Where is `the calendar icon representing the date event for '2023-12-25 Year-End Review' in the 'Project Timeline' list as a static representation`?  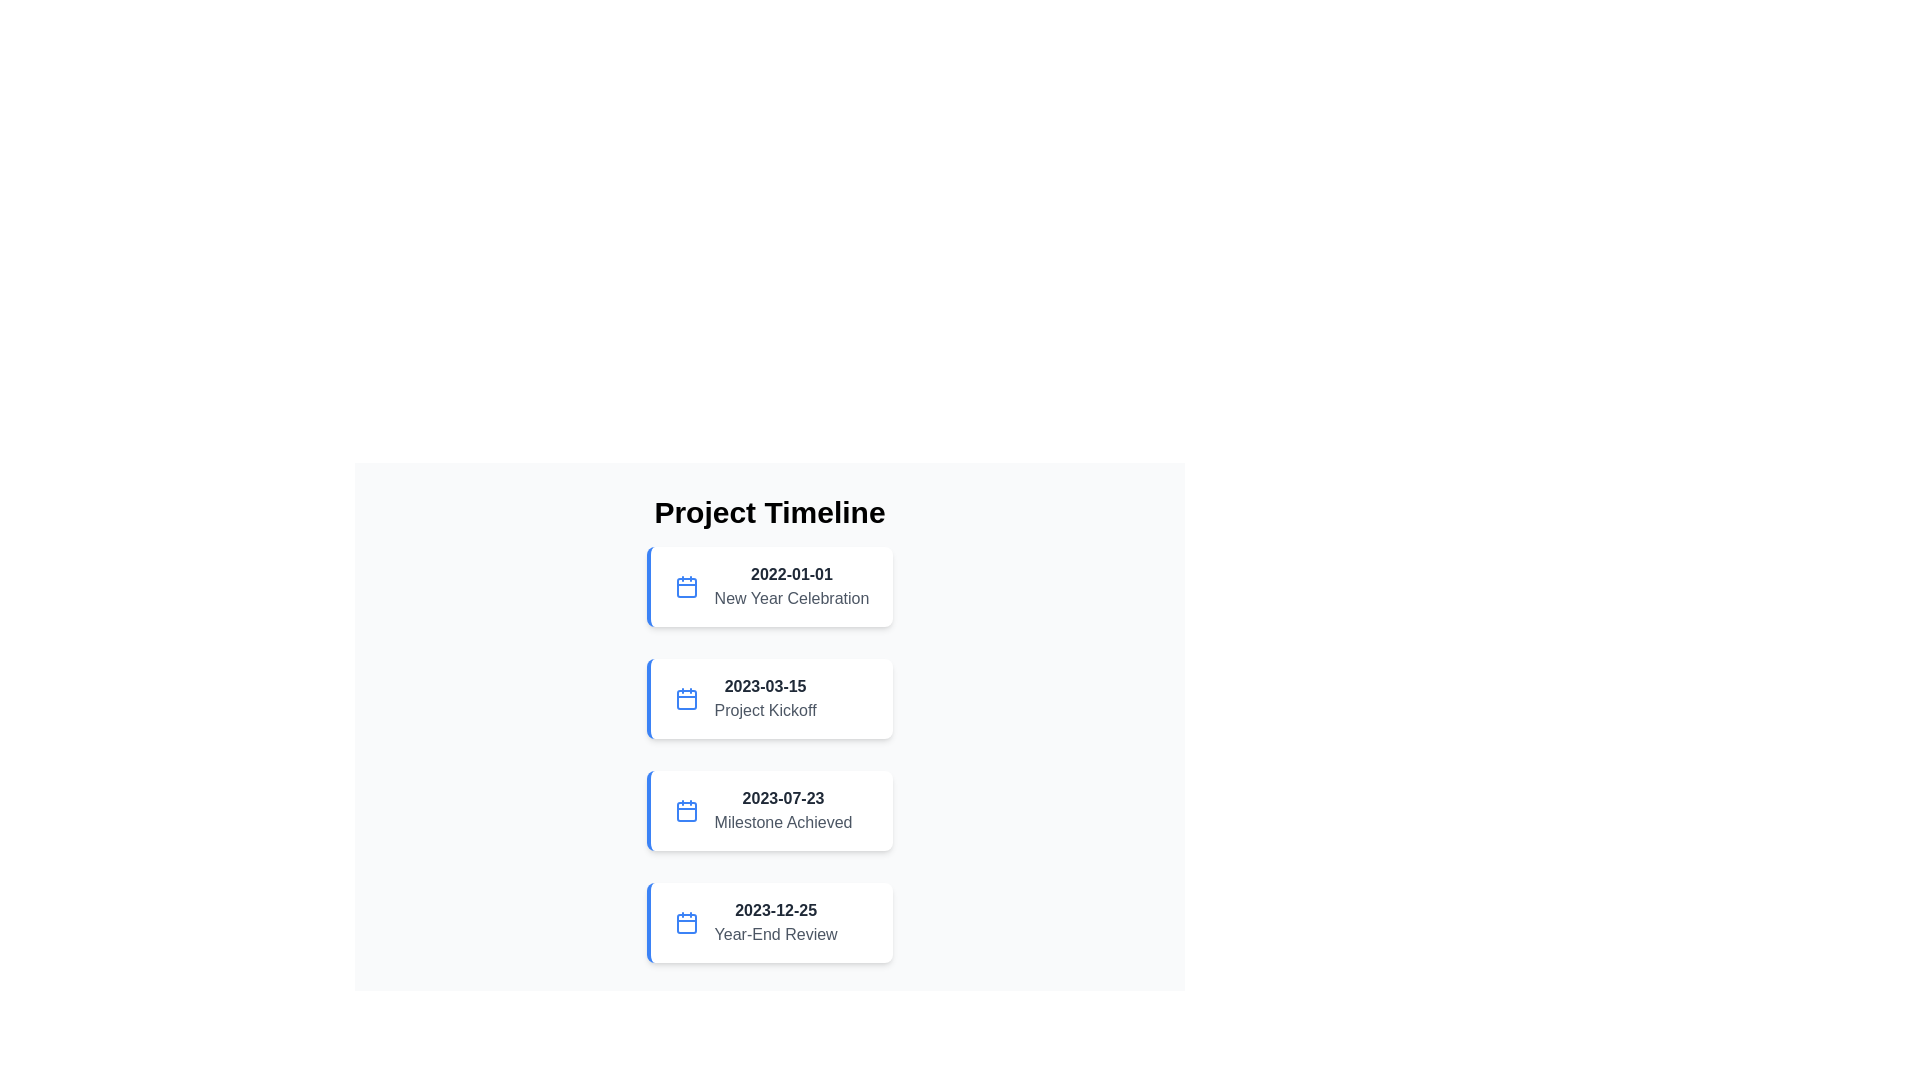 the calendar icon representing the date event for '2023-12-25 Year-End Review' in the 'Project Timeline' list as a static representation is located at coordinates (686, 922).